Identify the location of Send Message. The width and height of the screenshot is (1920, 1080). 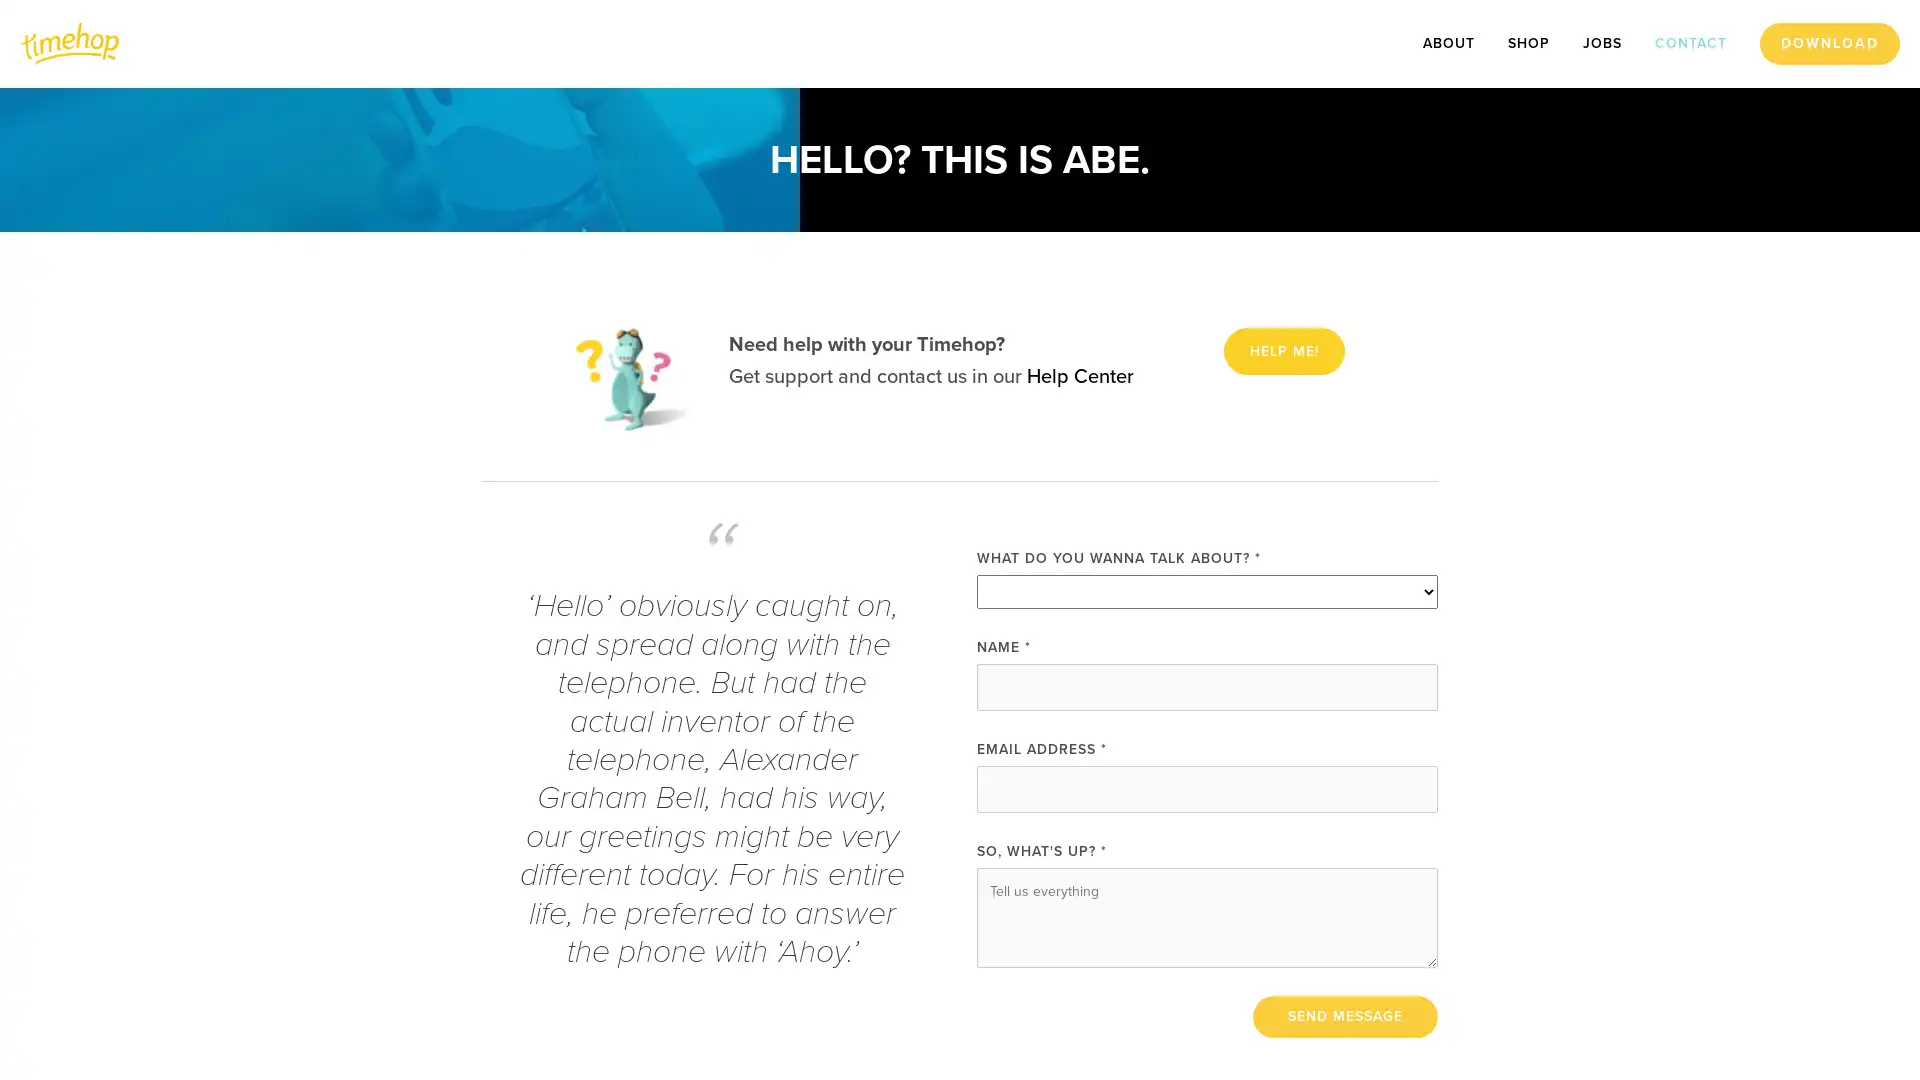
(1345, 1015).